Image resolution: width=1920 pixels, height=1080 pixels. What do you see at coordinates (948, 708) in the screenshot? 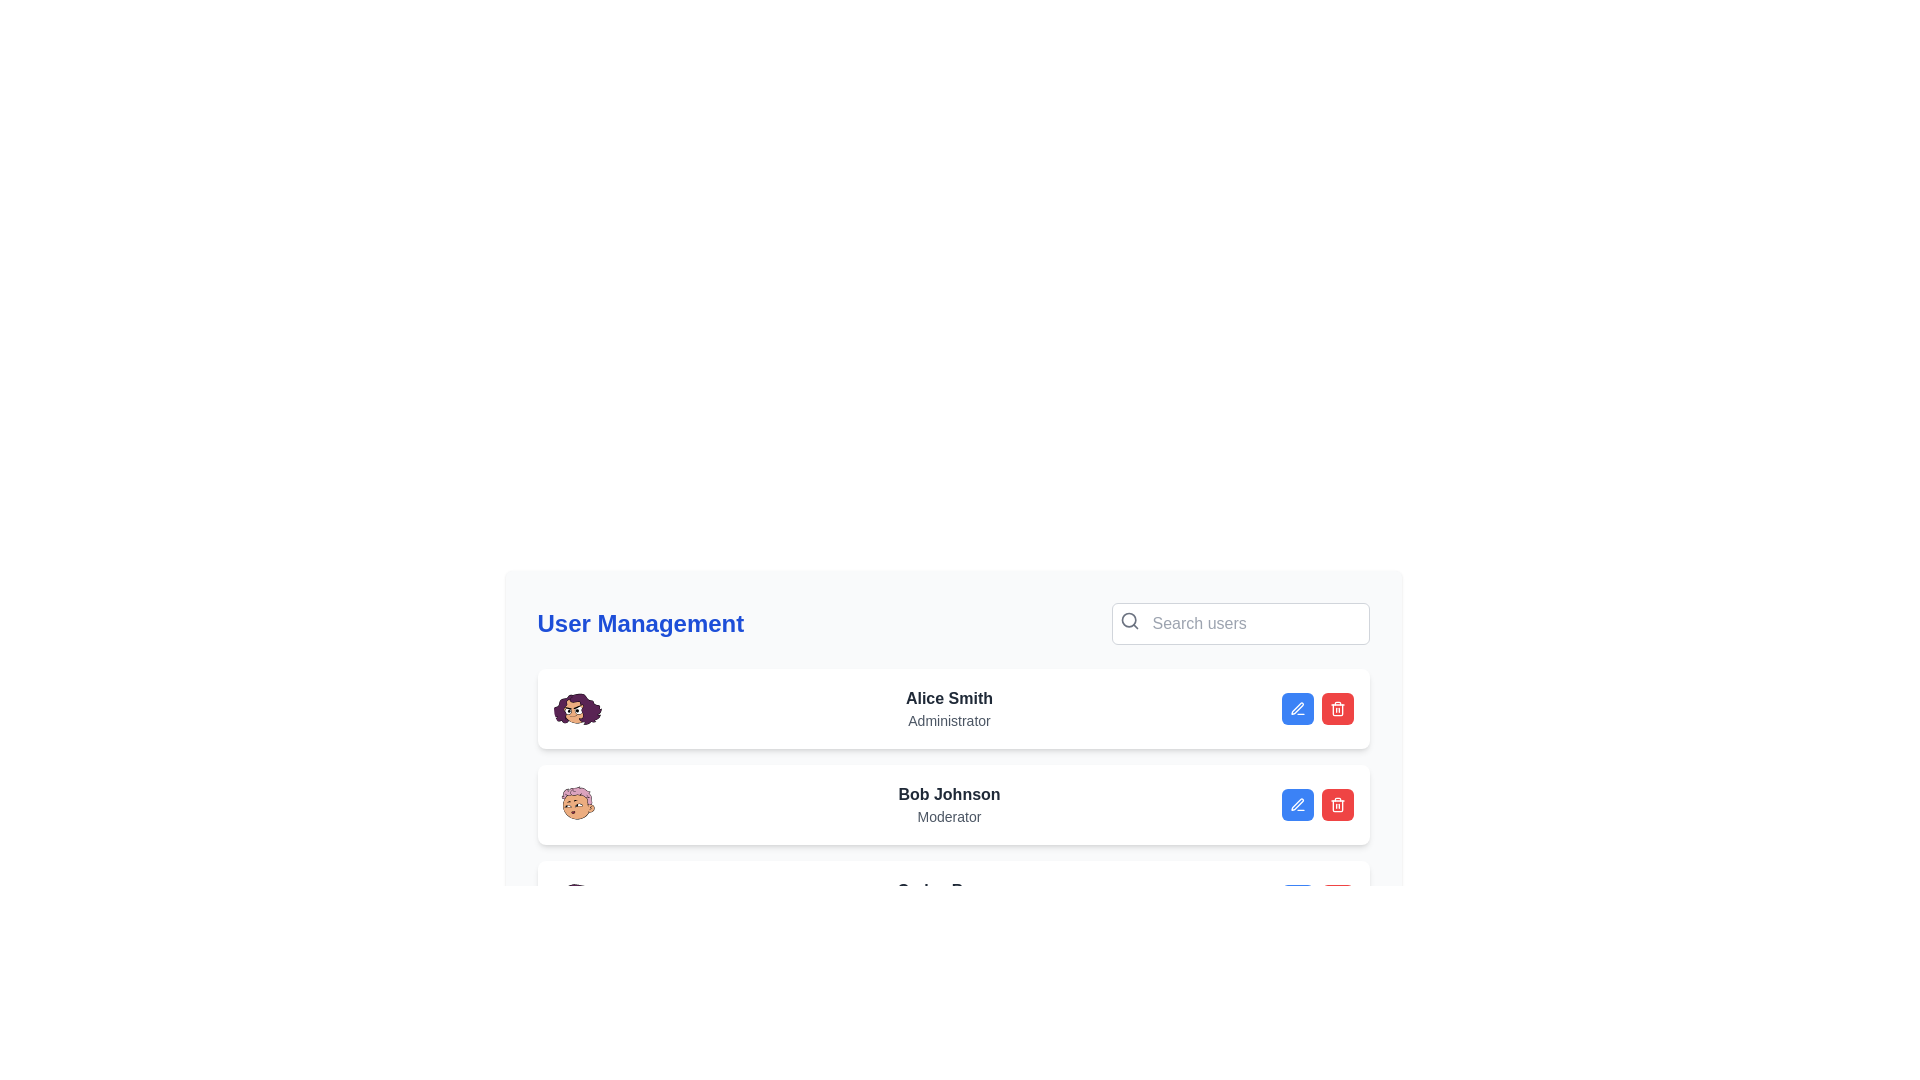
I see `the vertical text display containing 'Alice Smith' and 'Administrator' which is positioned in the top card of the user list under 'User Management'` at bounding box center [948, 708].